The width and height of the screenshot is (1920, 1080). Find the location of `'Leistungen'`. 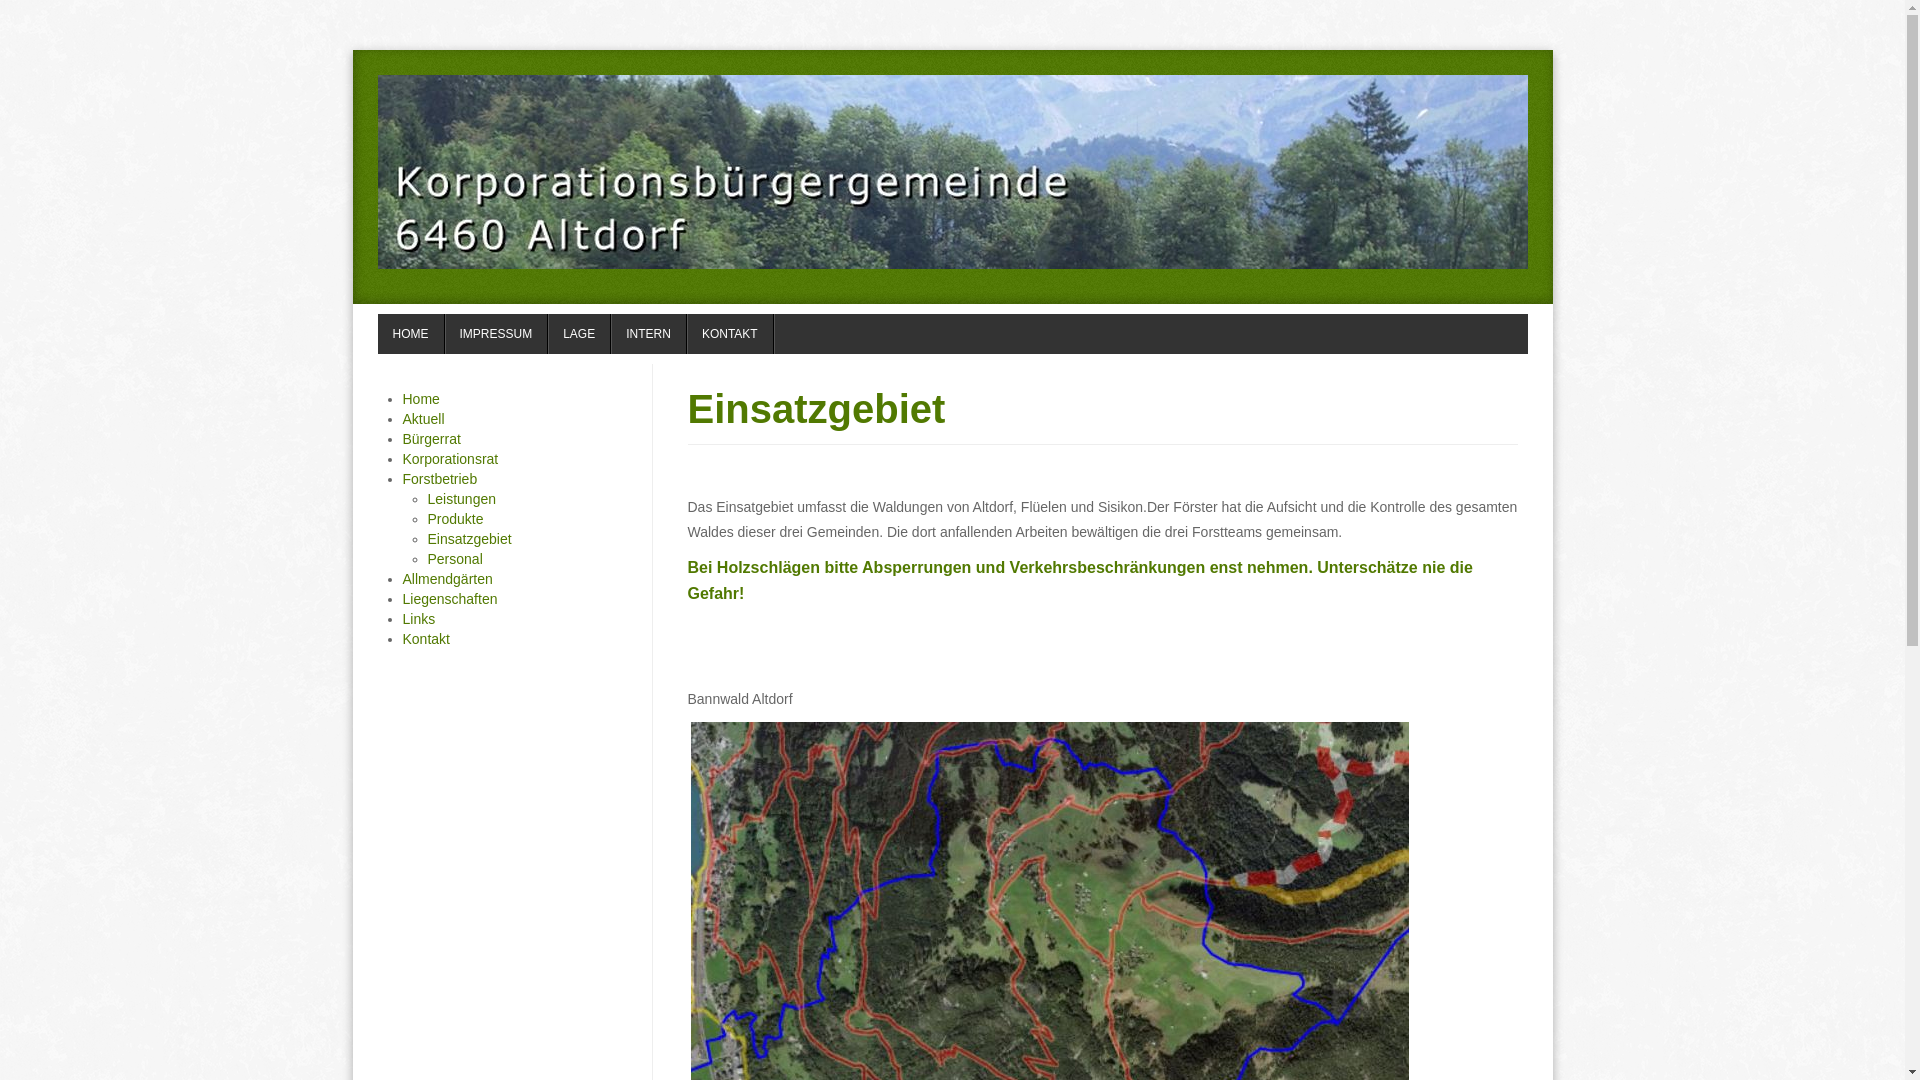

'Leistungen' is located at coordinates (461, 497).